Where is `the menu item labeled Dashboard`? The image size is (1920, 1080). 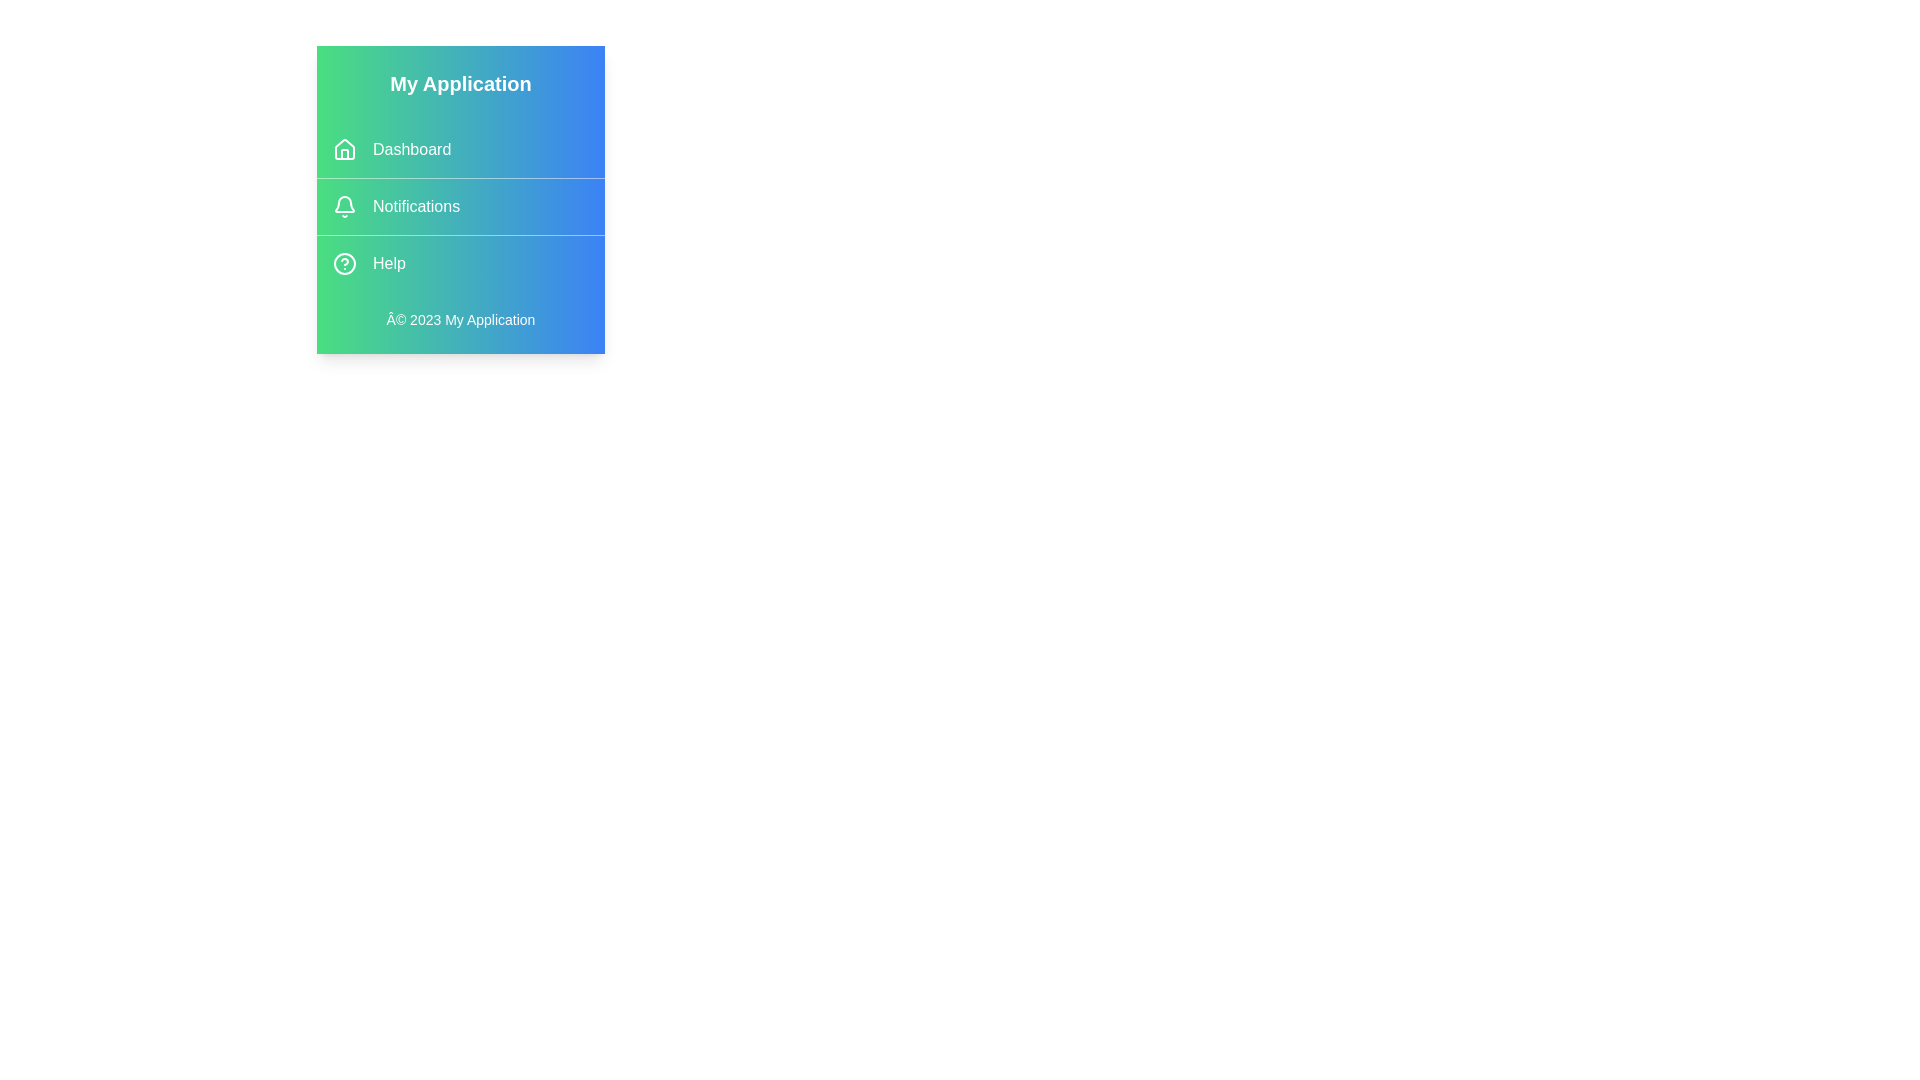
the menu item labeled Dashboard is located at coordinates (459, 149).